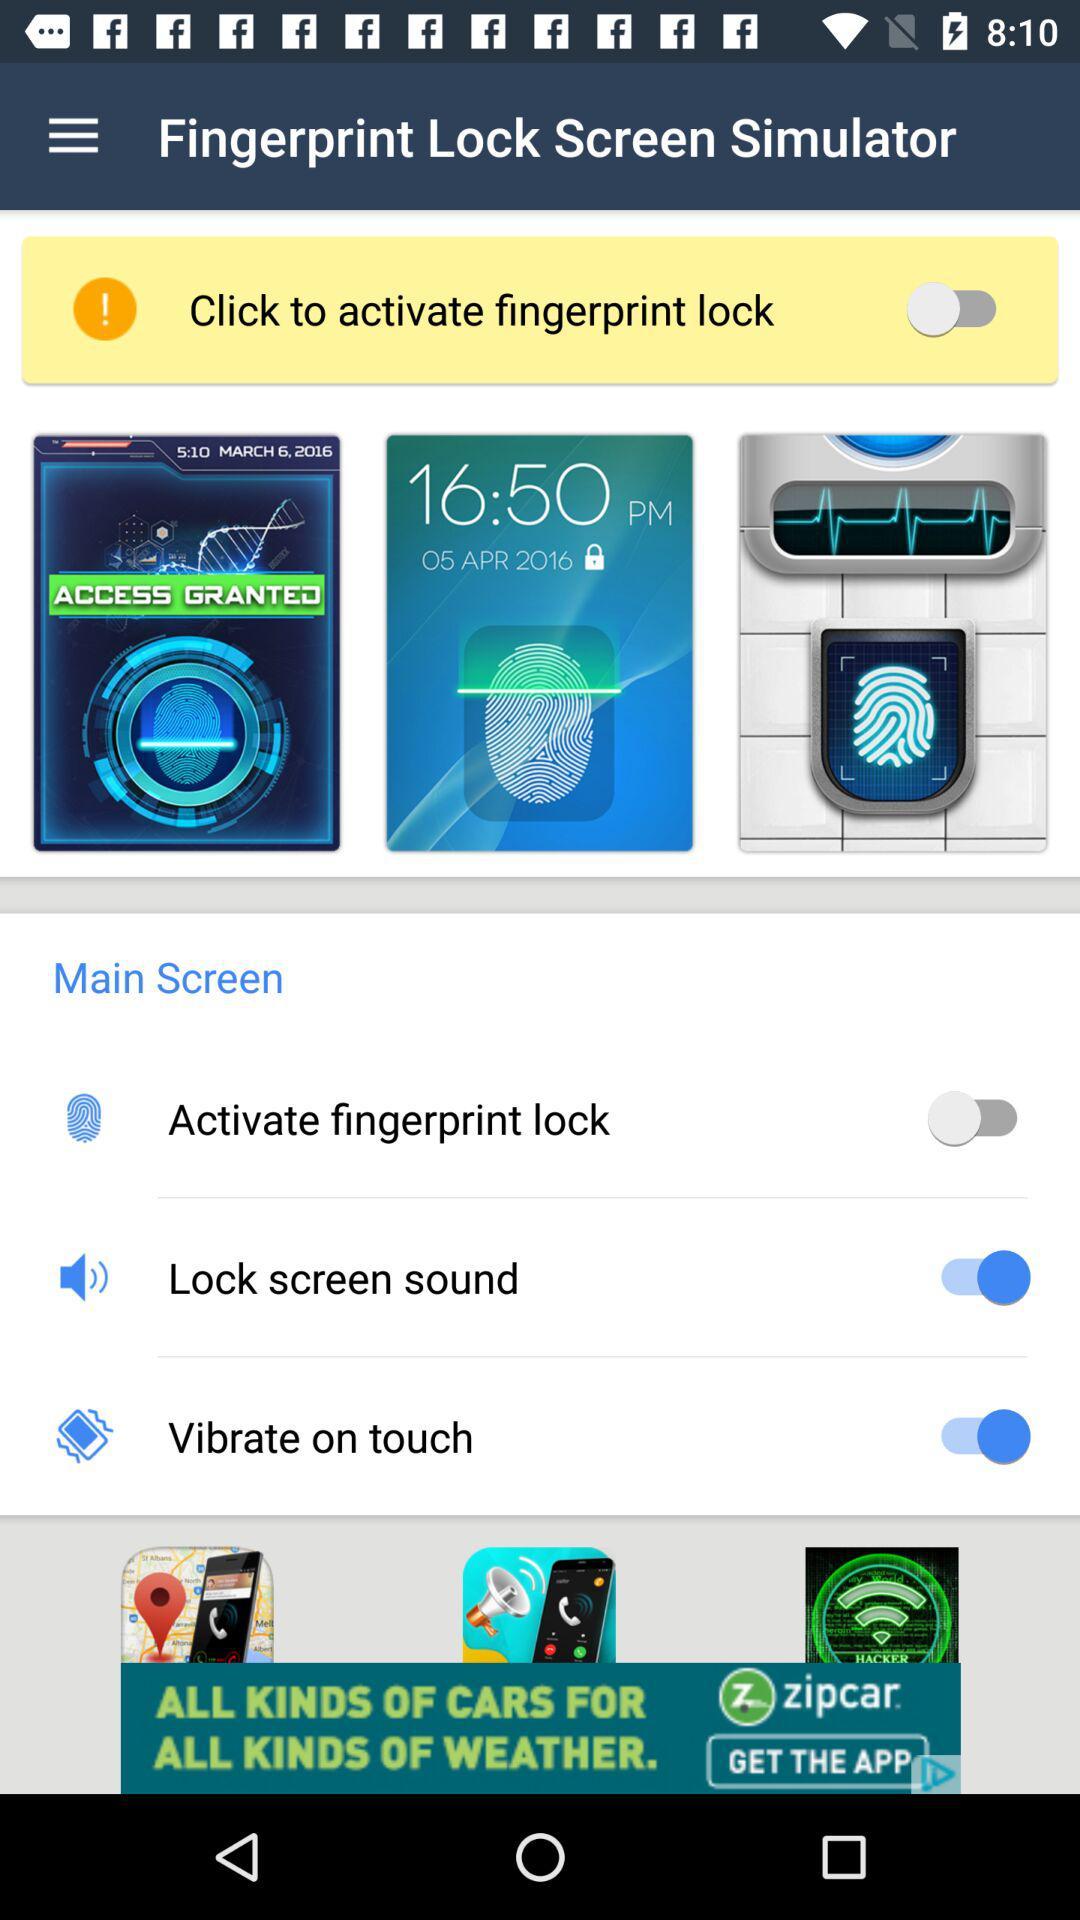 The height and width of the screenshot is (1920, 1080). What do you see at coordinates (957, 307) in the screenshot?
I see `lock off/on` at bounding box center [957, 307].